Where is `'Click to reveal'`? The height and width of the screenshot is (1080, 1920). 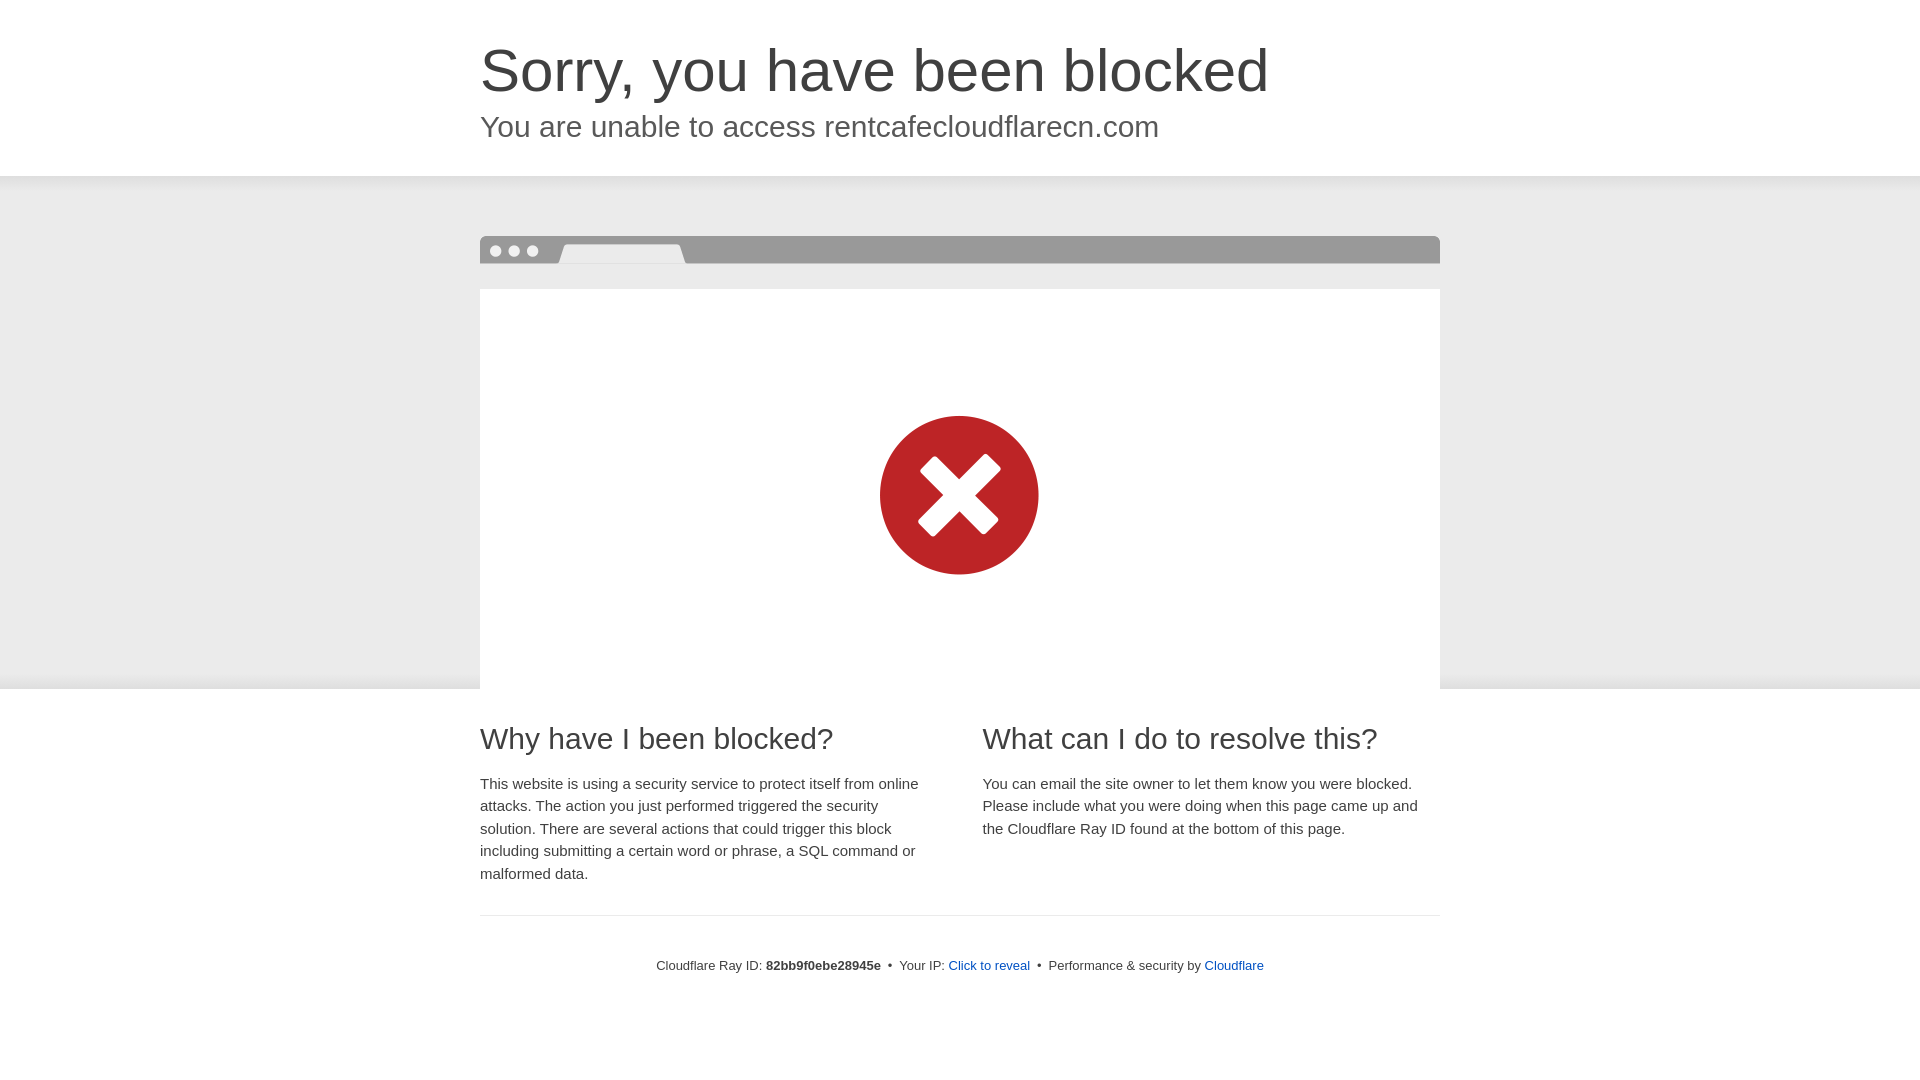
'Click to reveal' is located at coordinates (948, 964).